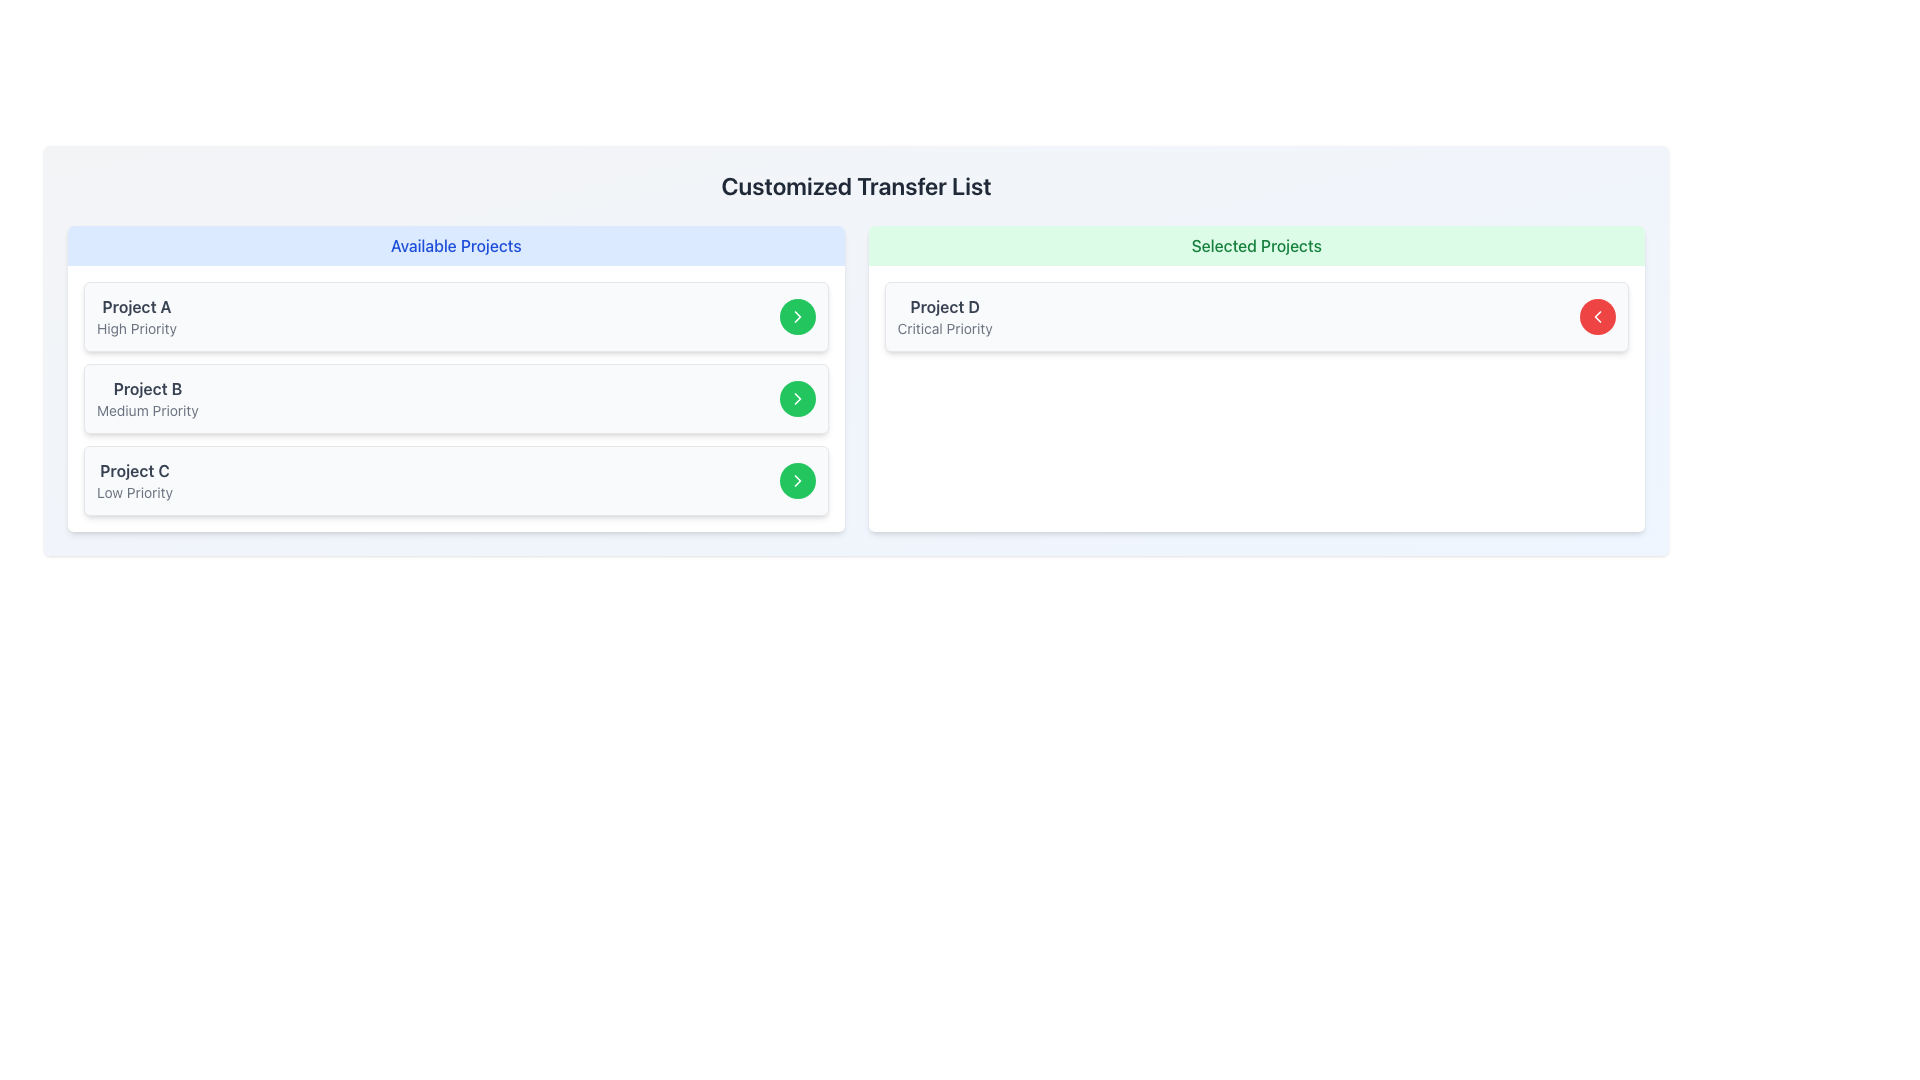  What do you see at coordinates (455, 315) in the screenshot?
I see `the first list item titled 'Project A' in the left panel of 'Available Projects'` at bounding box center [455, 315].